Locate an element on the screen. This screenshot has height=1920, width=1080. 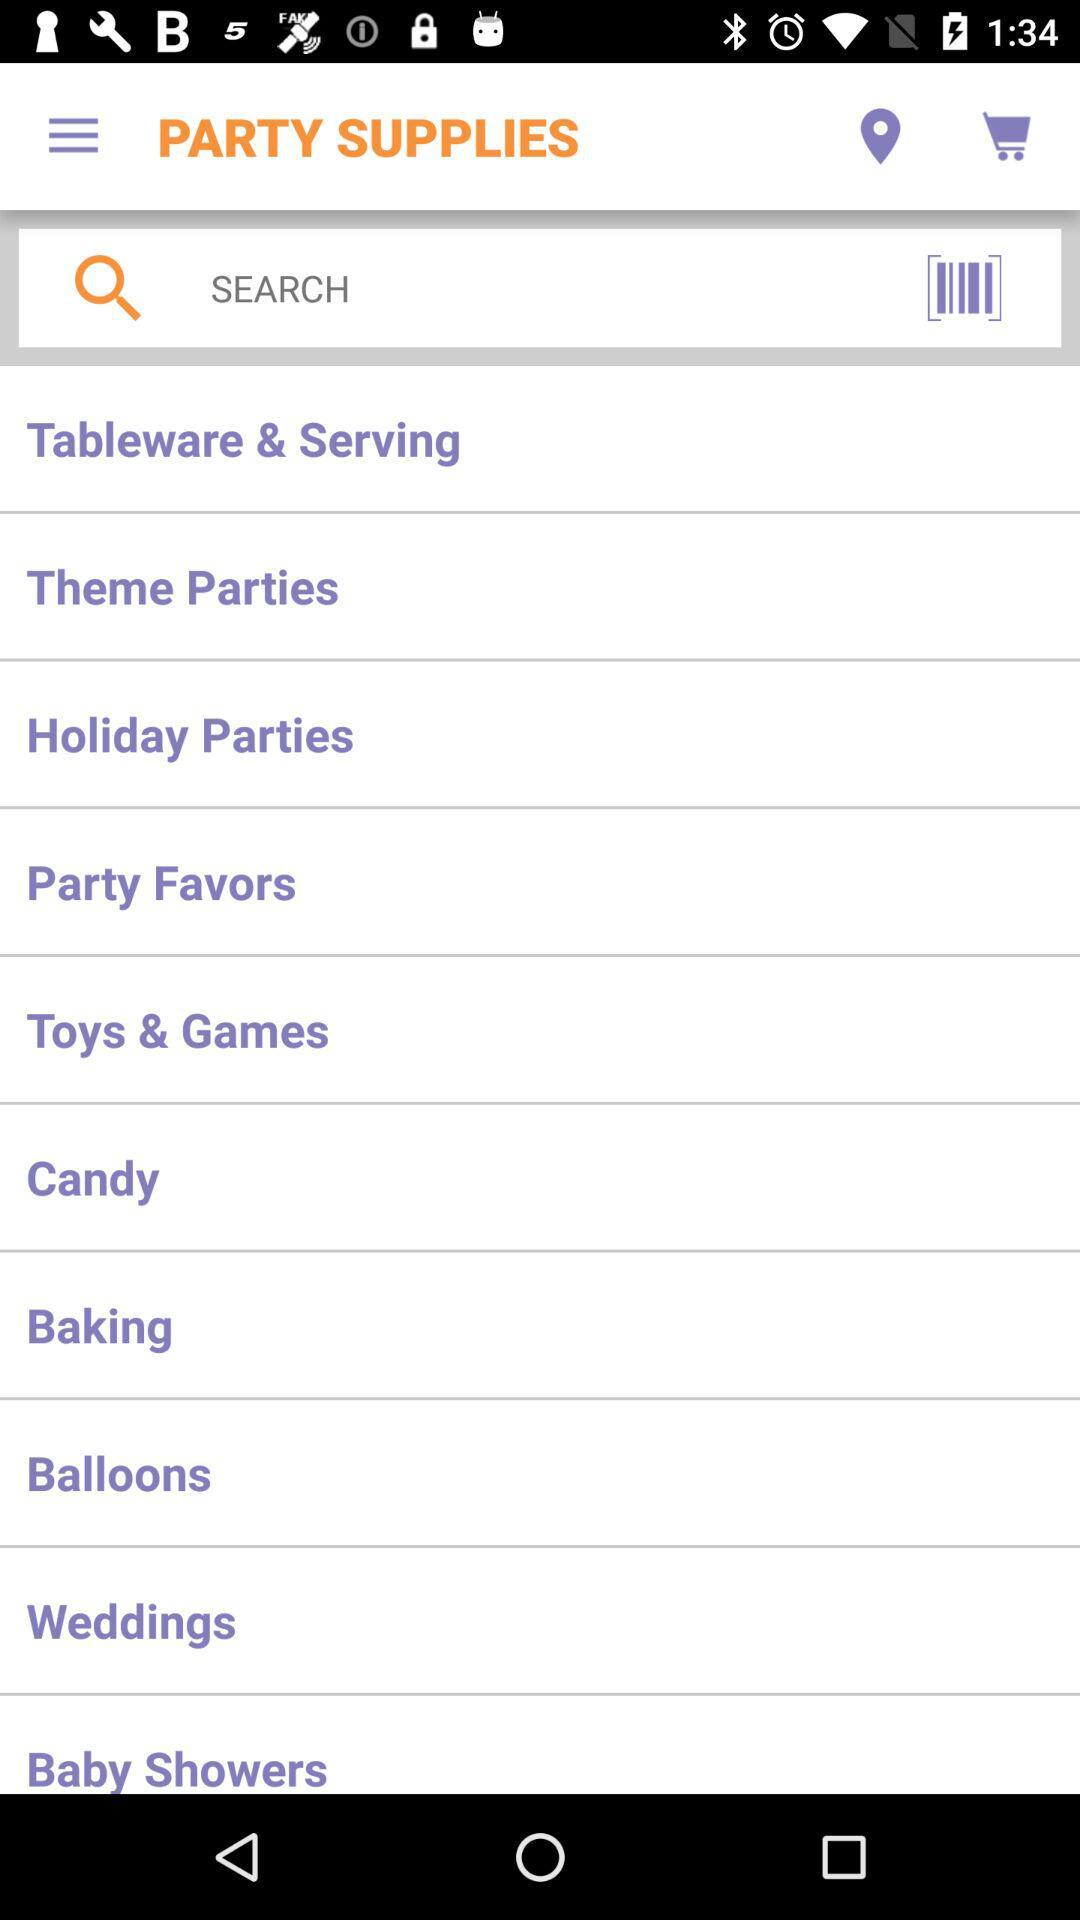
the item below the theme parties item is located at coordinates (540, 732).